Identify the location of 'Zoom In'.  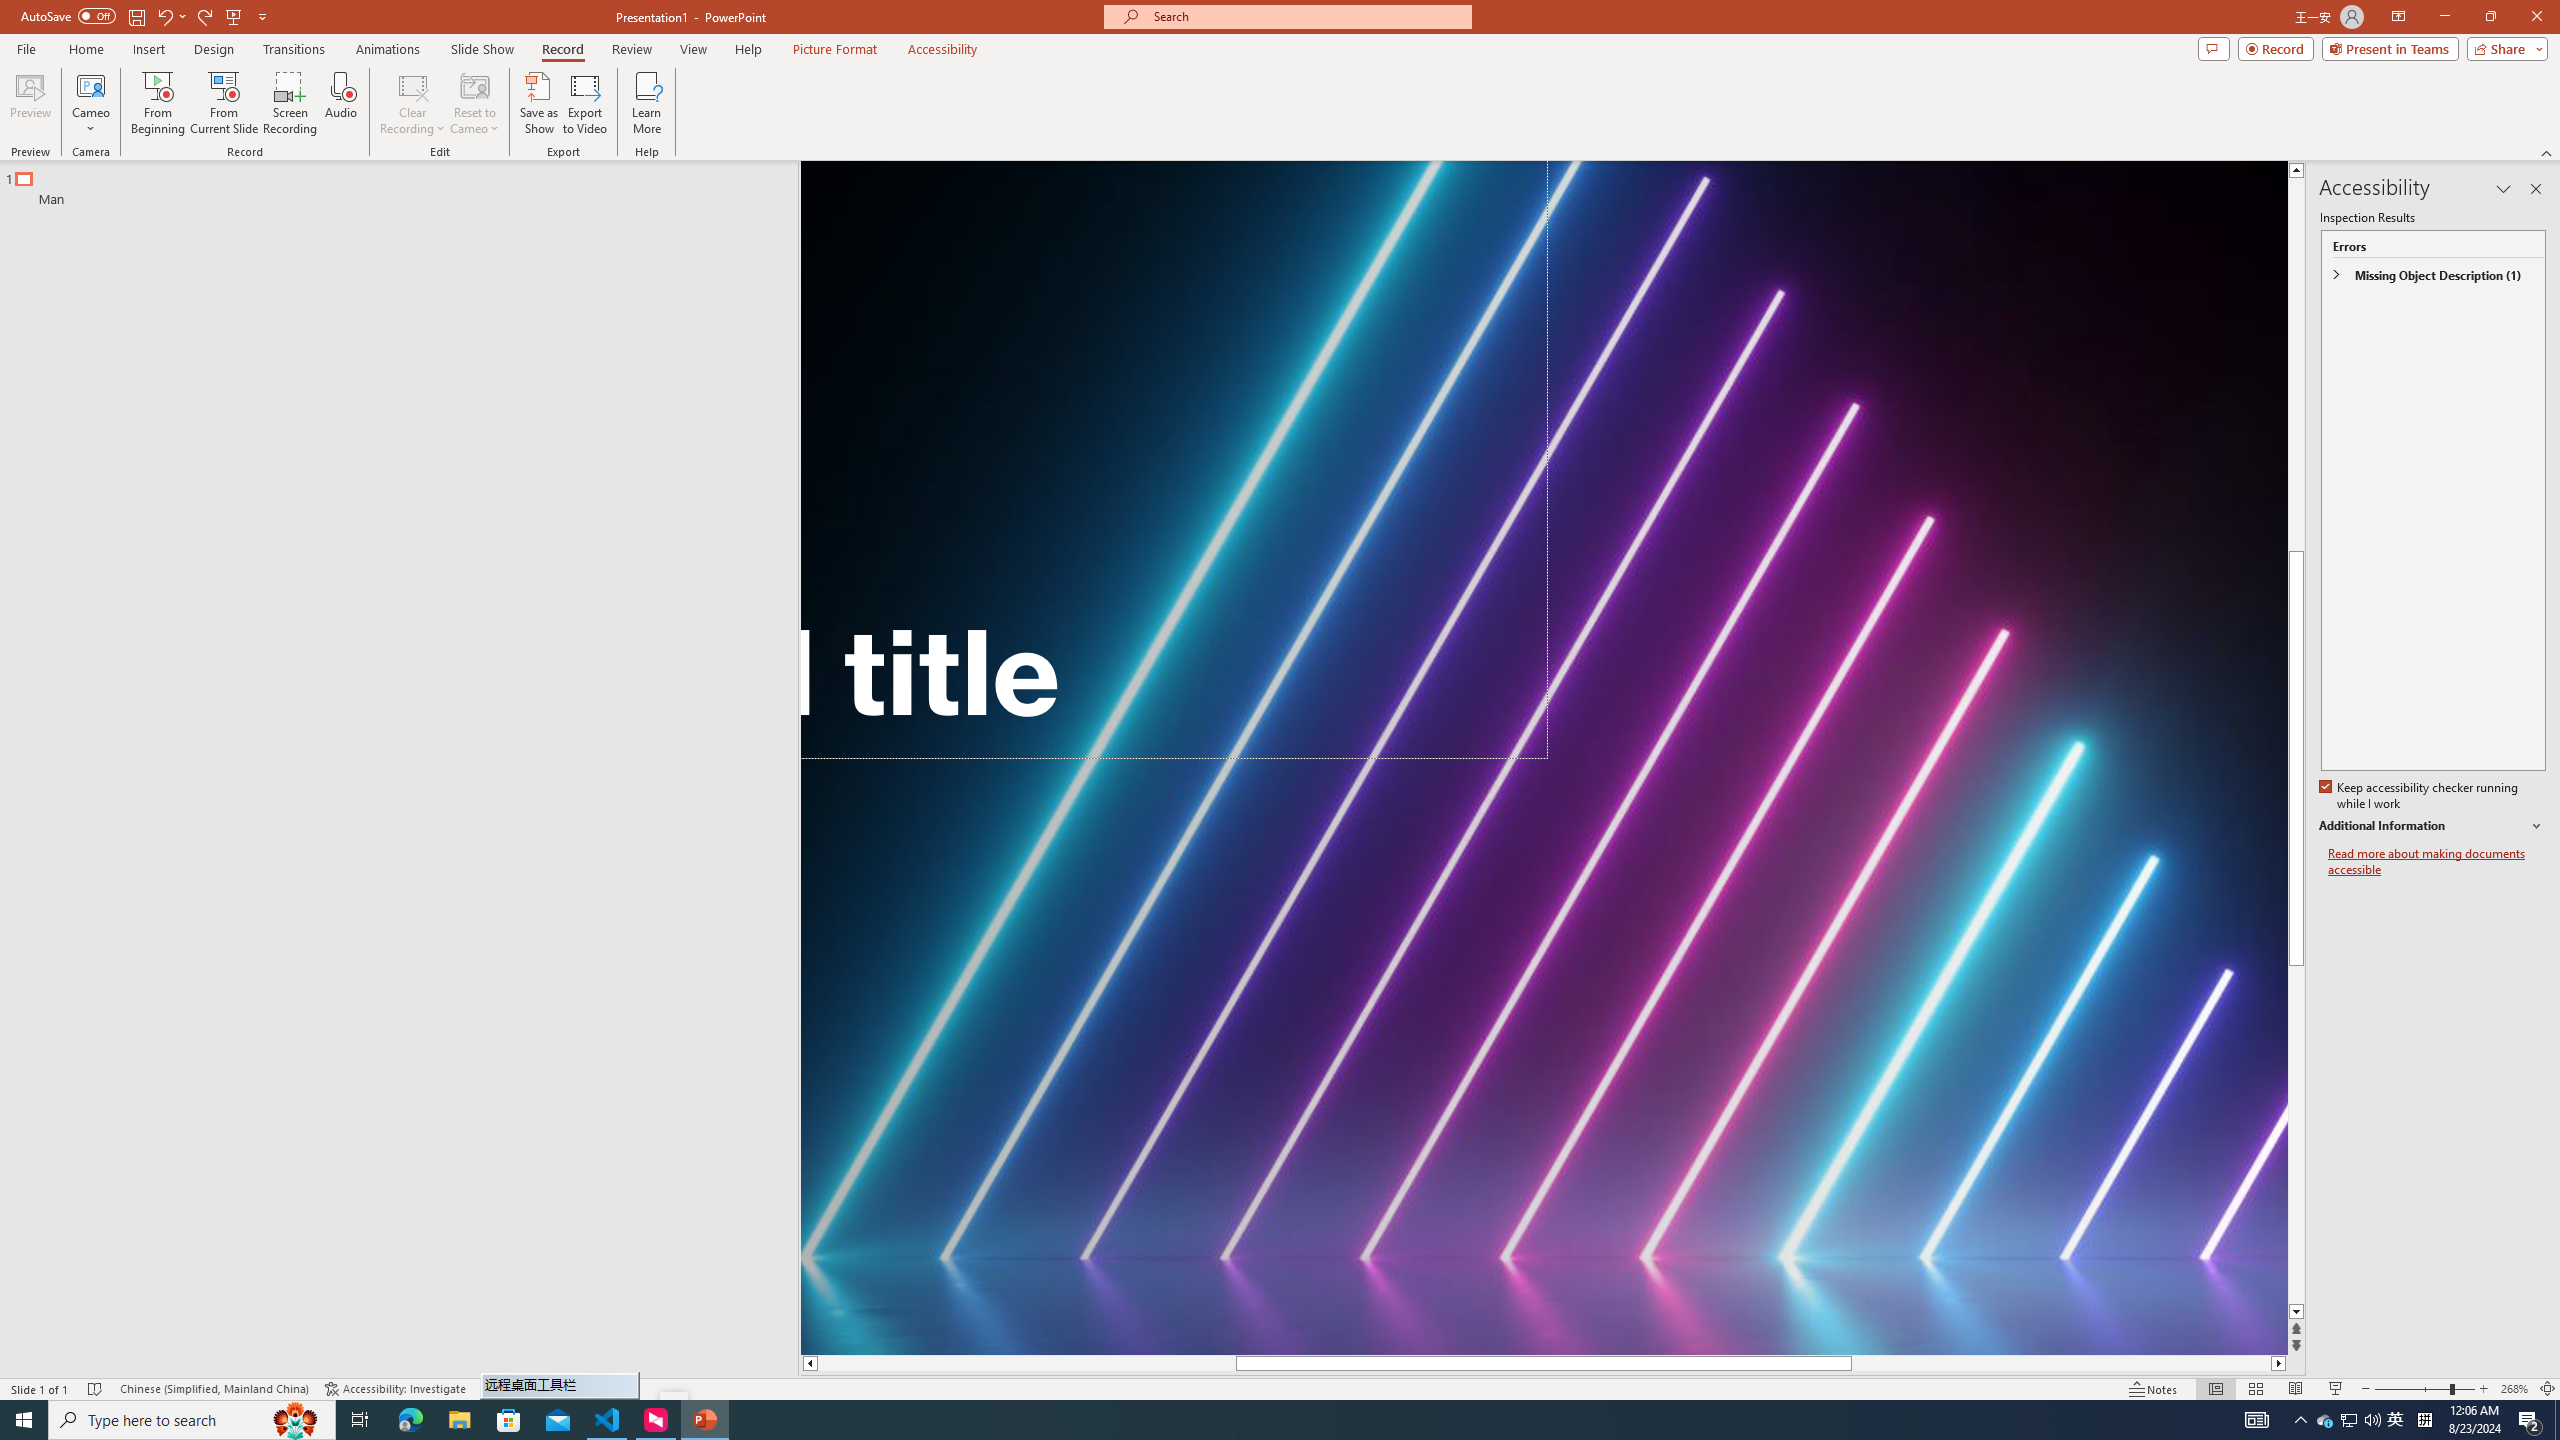
(2483, 1389).